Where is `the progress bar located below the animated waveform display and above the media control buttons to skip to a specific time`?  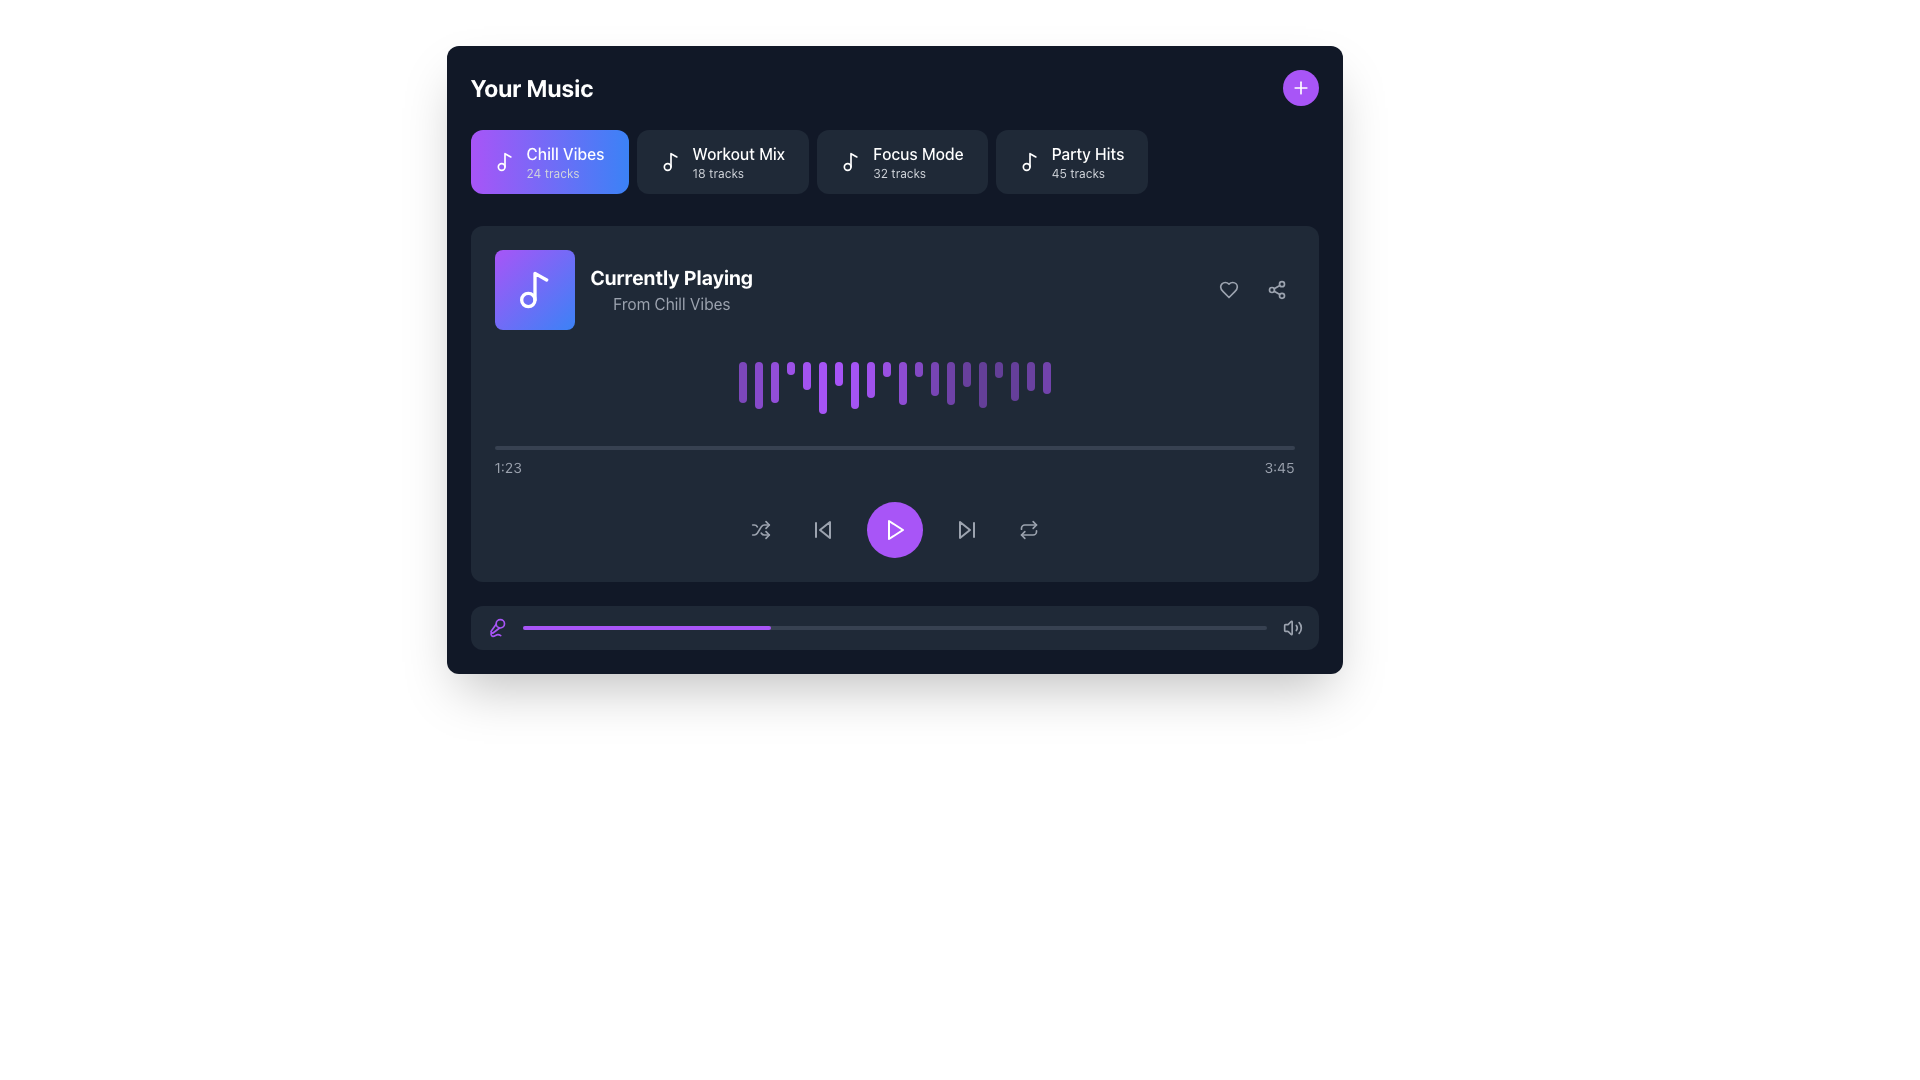 the progress bar located below the animated waveform display and above the media control buttons to skip to a specific time is located at coordinates (893, 462).